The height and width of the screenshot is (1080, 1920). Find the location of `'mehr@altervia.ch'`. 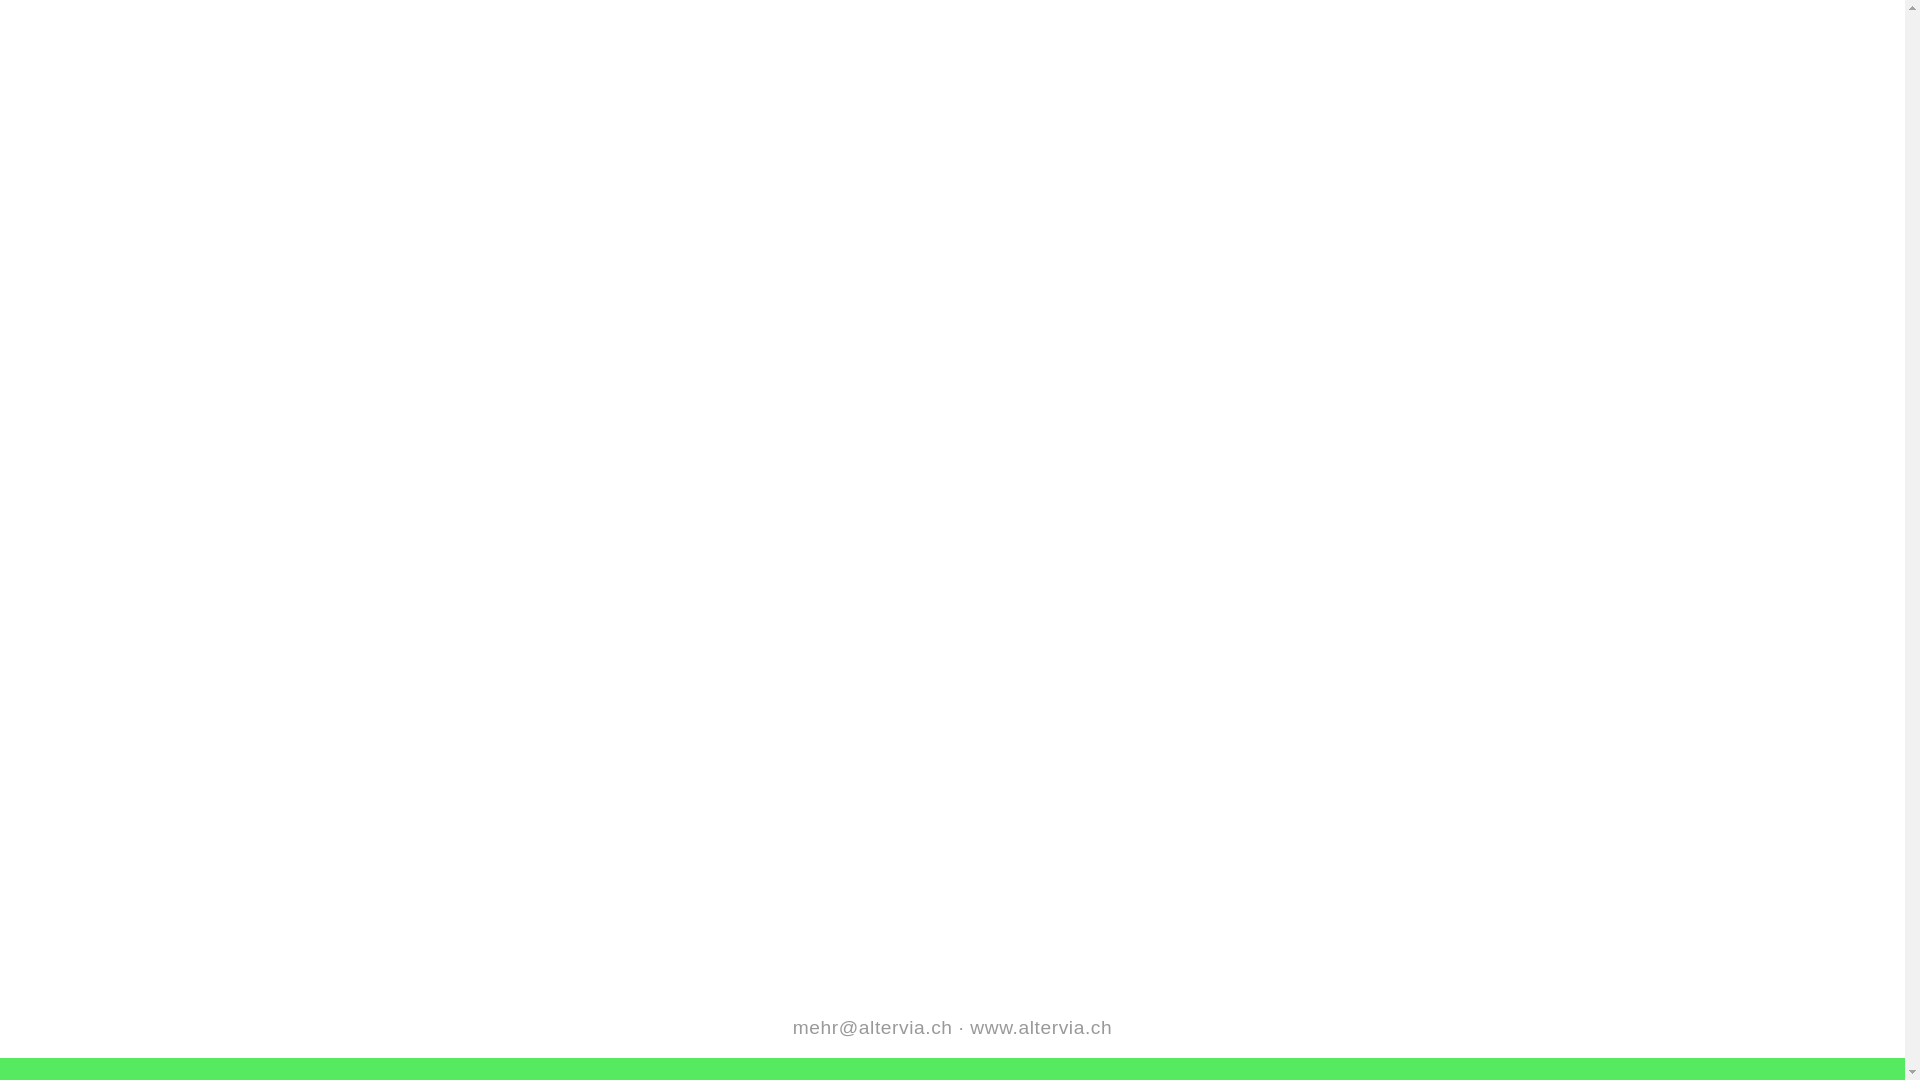

'mehr@altervia.ch' is located at coordinates (791, 1027).